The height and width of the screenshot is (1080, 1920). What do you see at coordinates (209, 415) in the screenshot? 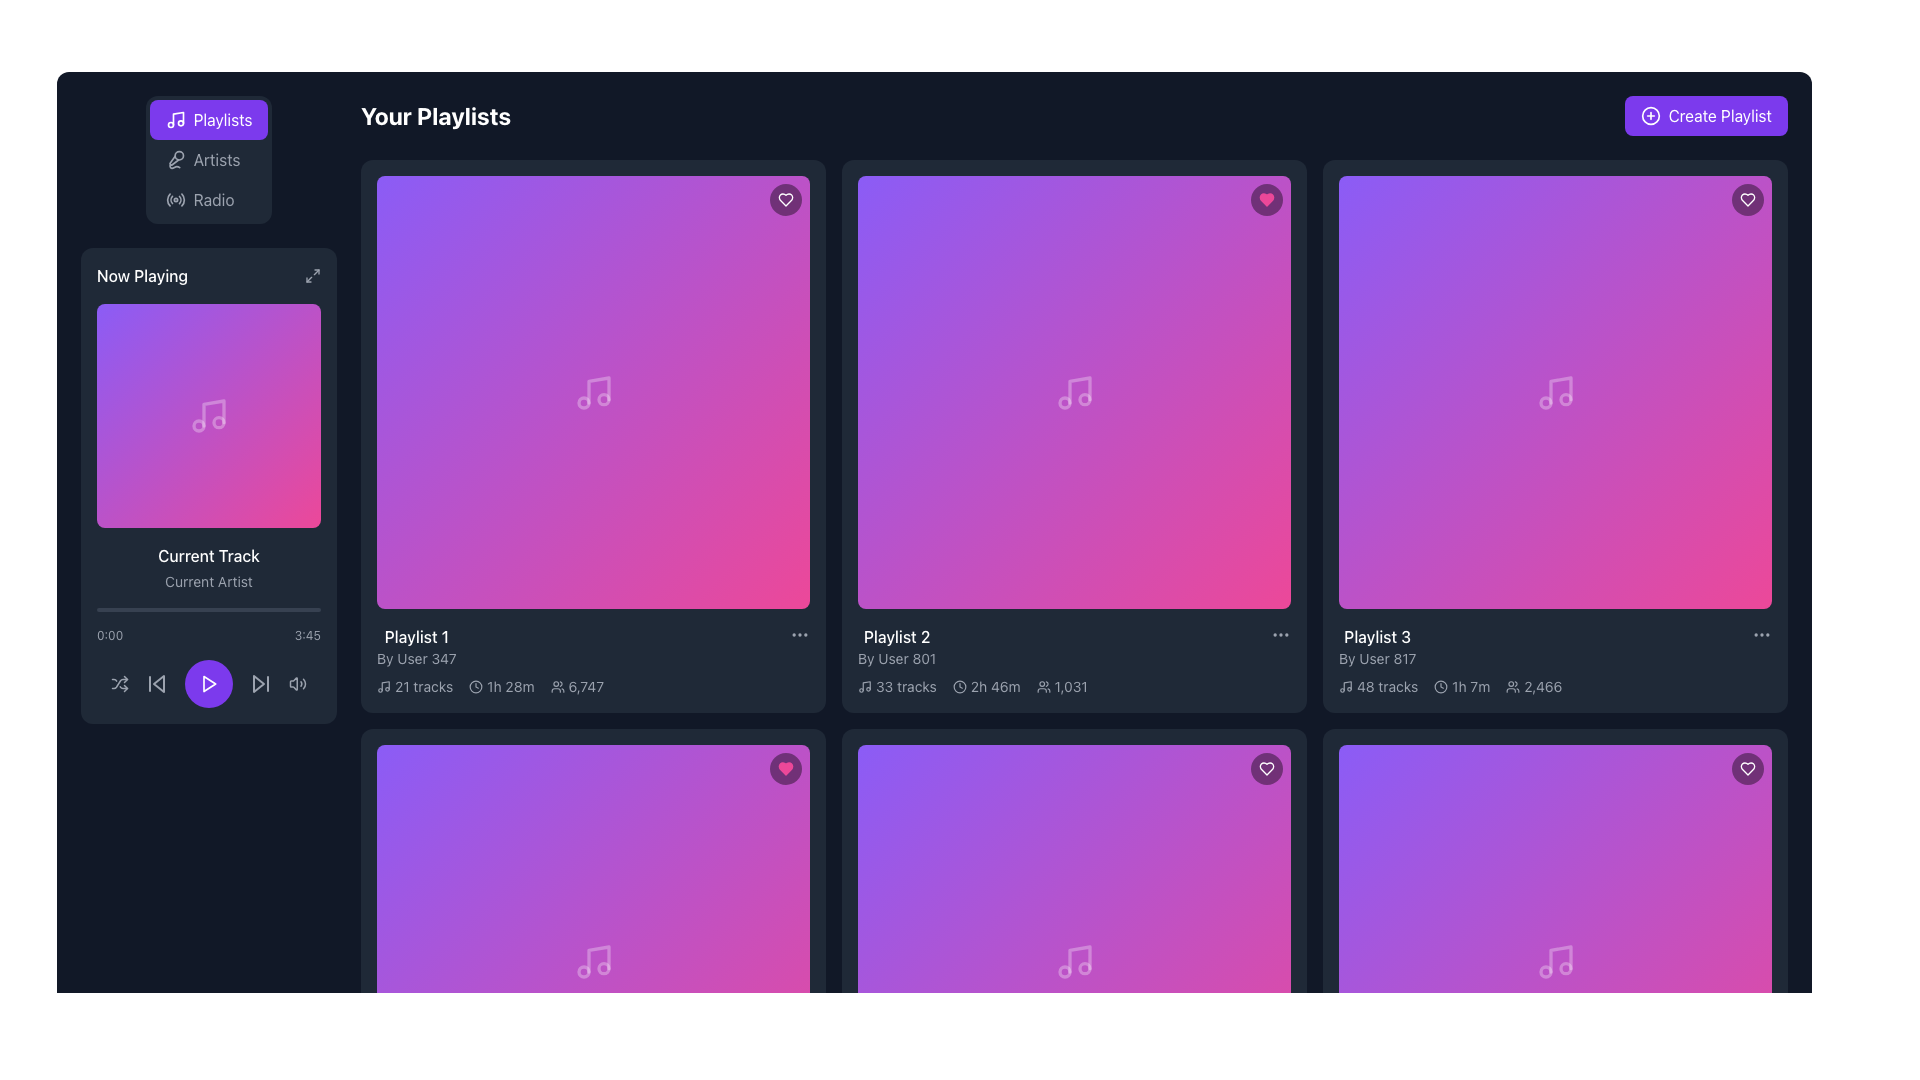
I see `the square tile for album art with a gradient background and a white music note icon in the 'Now Playing' section` at bounding box center [209, 415].